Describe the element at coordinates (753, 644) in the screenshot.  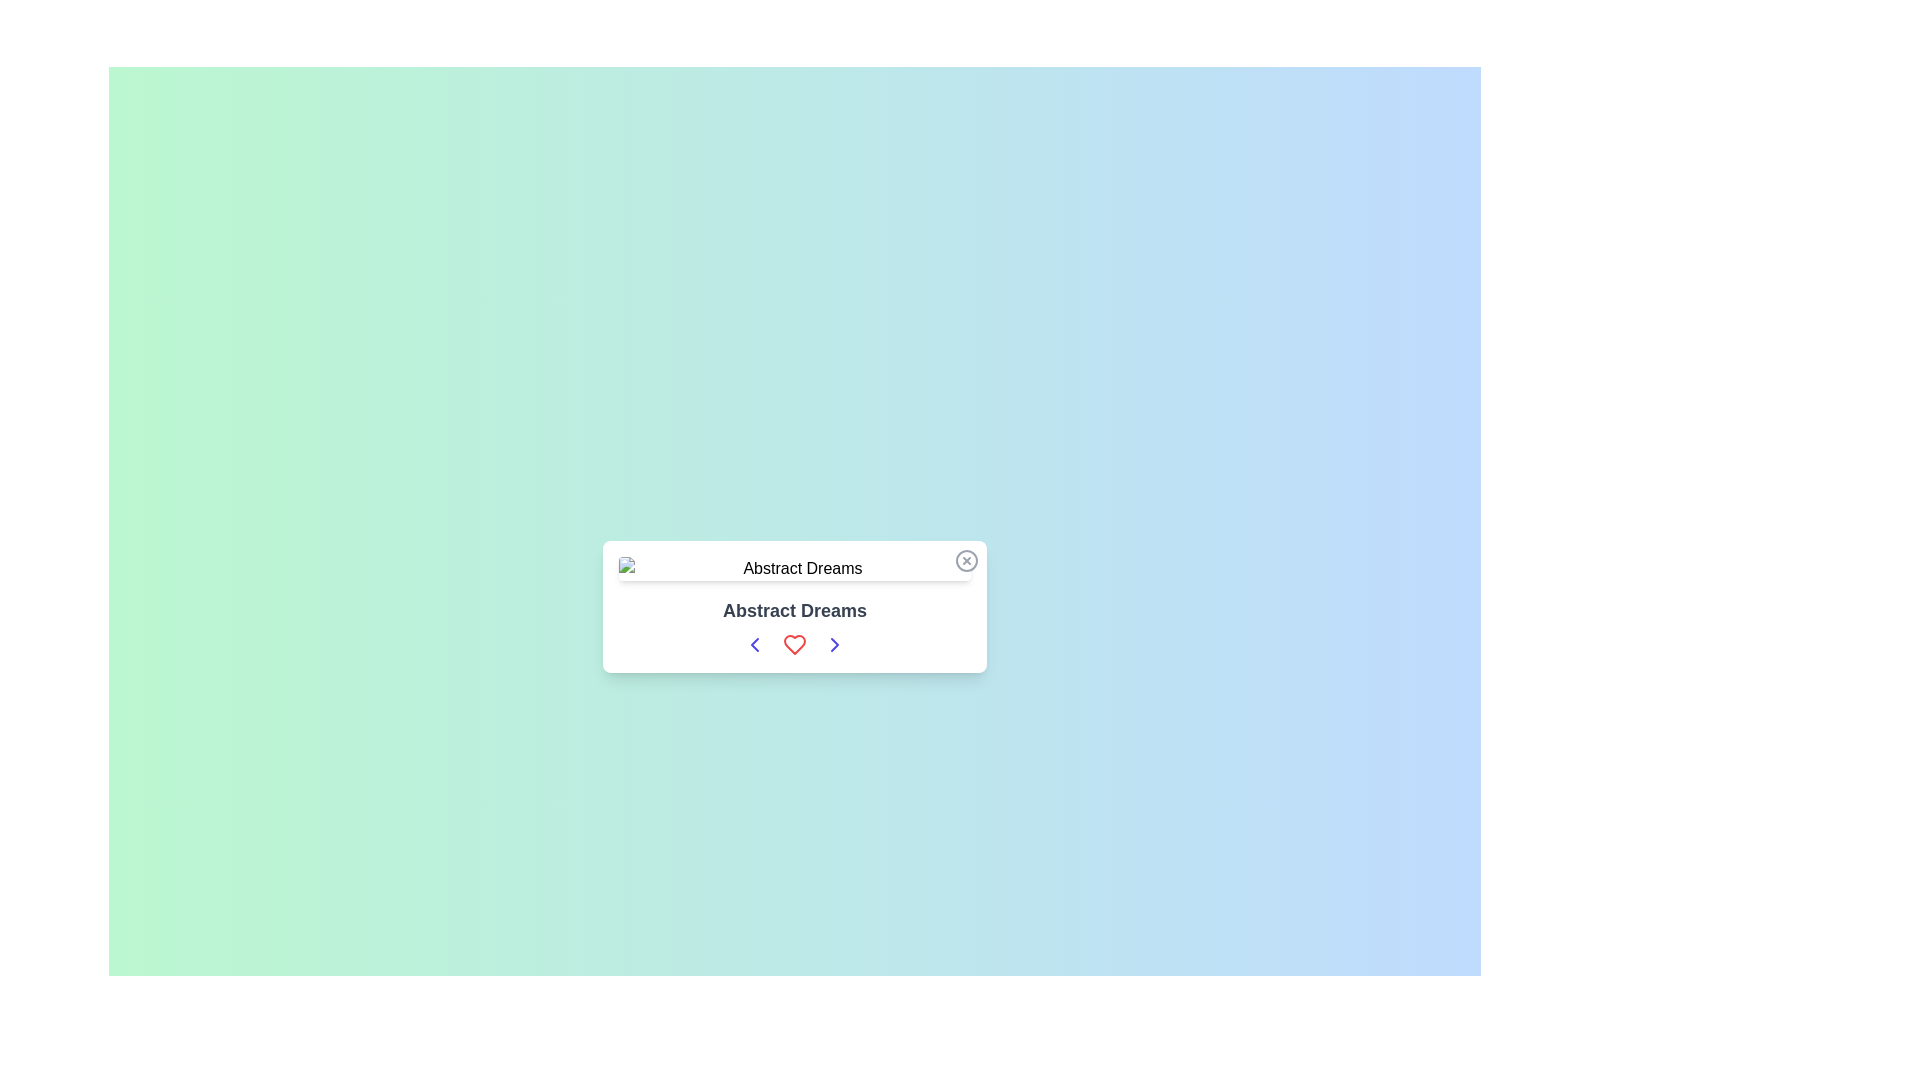
I see `the leftmost button in the horizontal row of controls below the 'Abstract Dreams' text` at that location.